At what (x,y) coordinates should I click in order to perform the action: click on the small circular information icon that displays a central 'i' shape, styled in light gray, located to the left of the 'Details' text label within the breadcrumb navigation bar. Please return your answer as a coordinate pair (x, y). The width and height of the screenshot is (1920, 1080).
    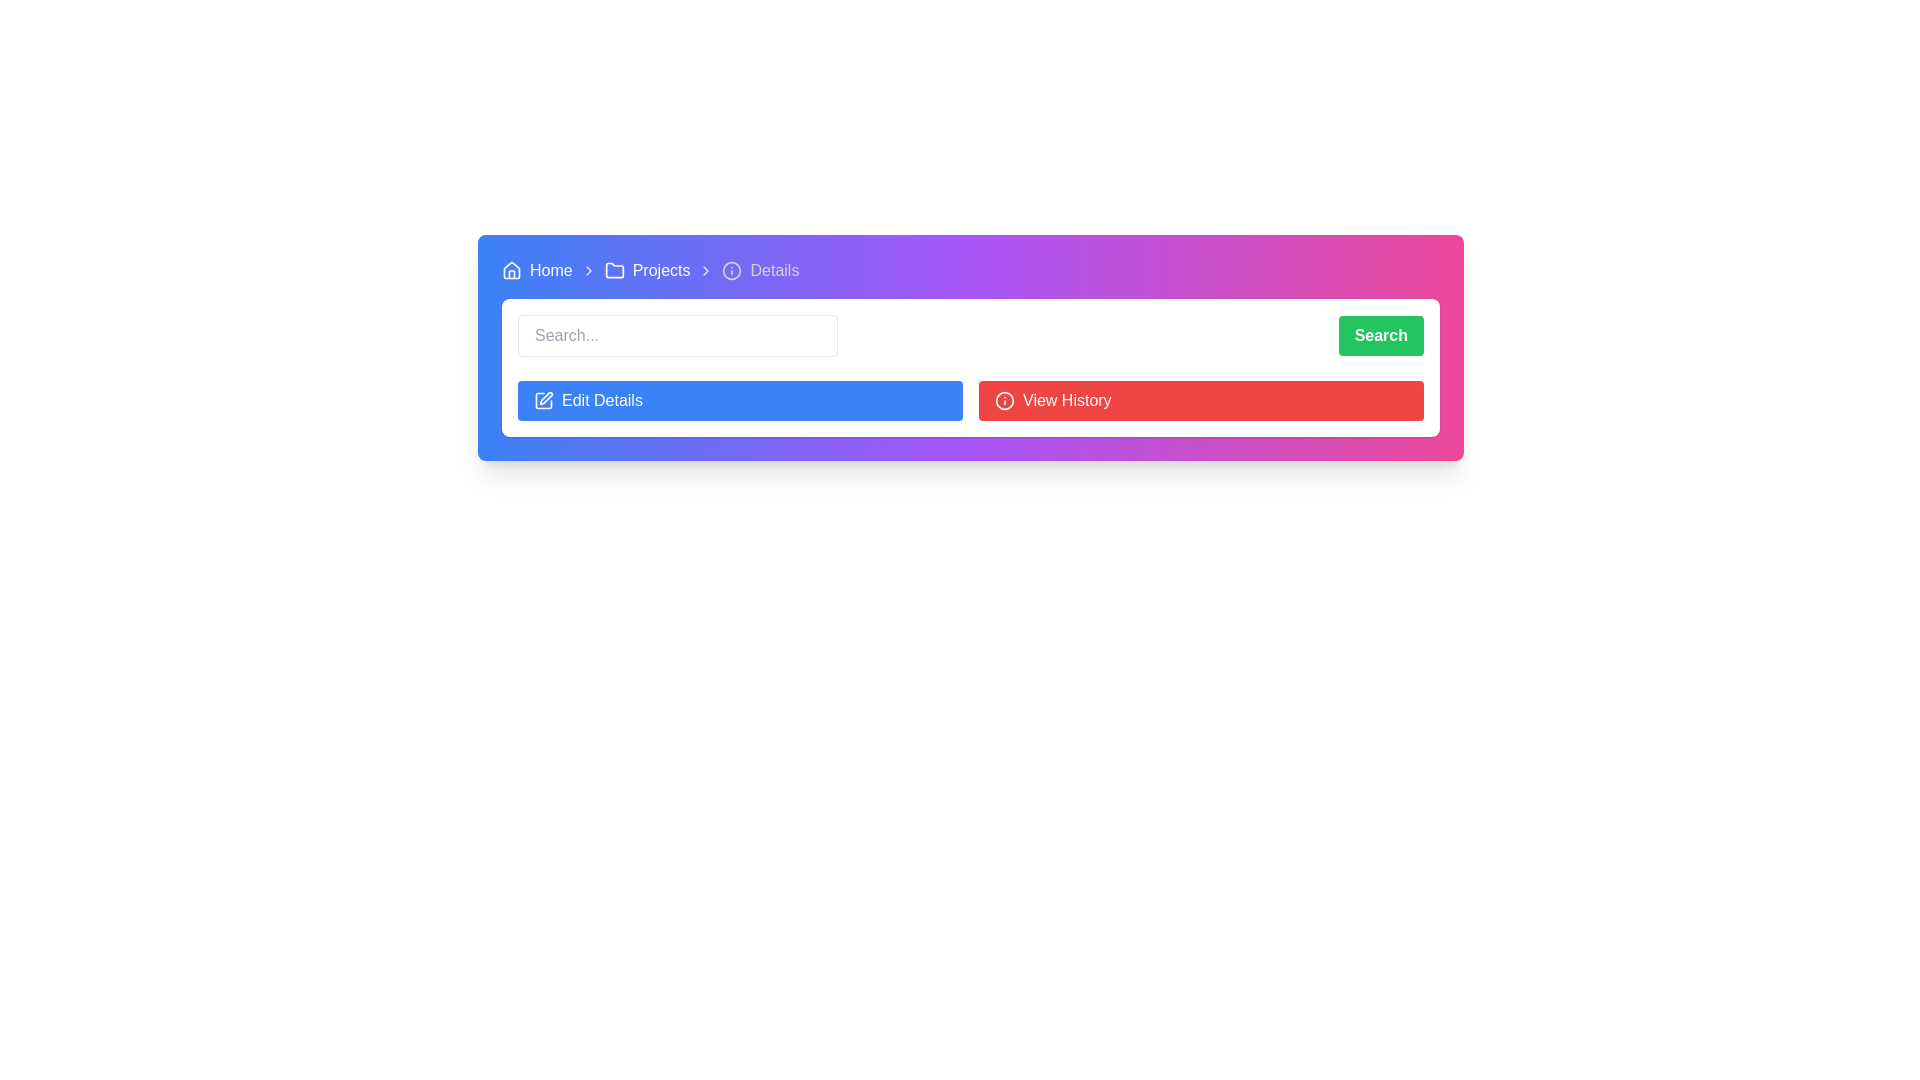
    Looking at the image, I should click on (731, 270).